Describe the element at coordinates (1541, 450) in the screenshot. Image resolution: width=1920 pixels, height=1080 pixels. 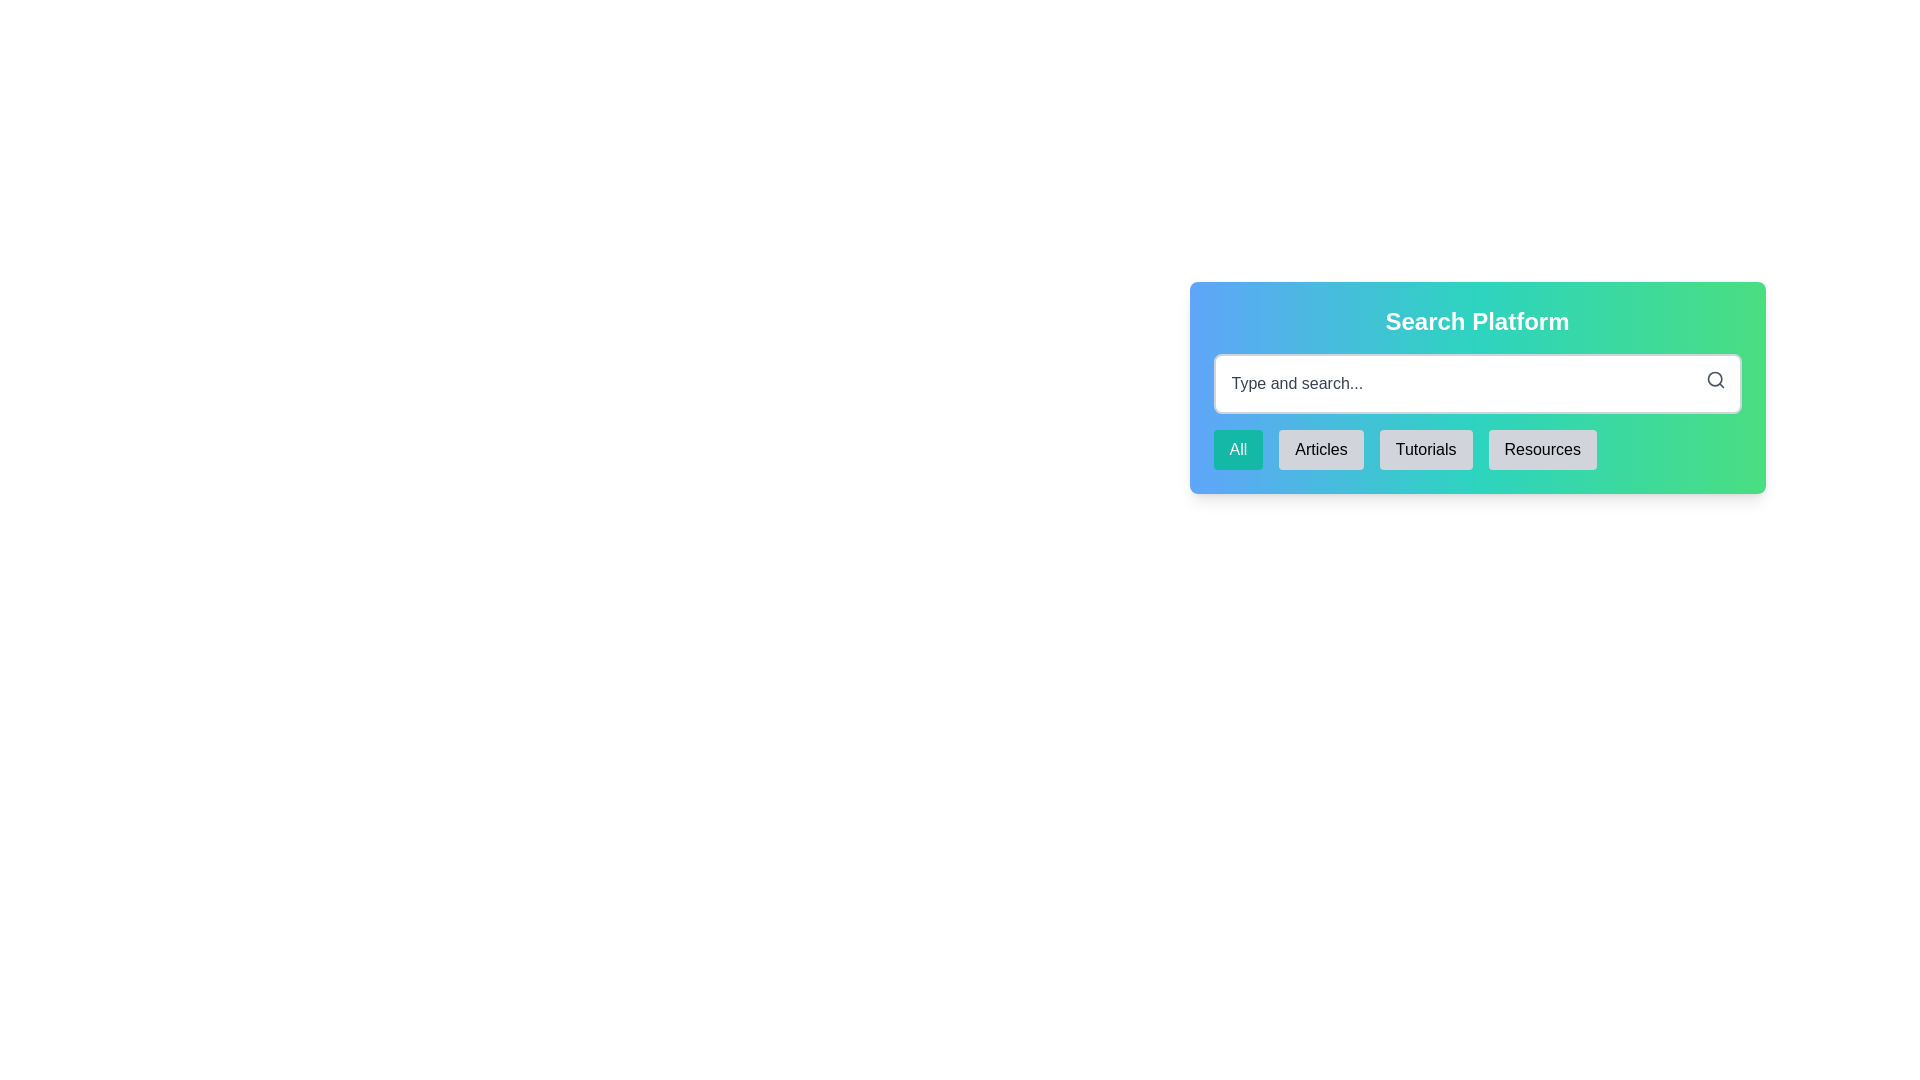
I see `the 'Resources' button, which is the rightmost button in the group of four buttons below the search bar` at that location.